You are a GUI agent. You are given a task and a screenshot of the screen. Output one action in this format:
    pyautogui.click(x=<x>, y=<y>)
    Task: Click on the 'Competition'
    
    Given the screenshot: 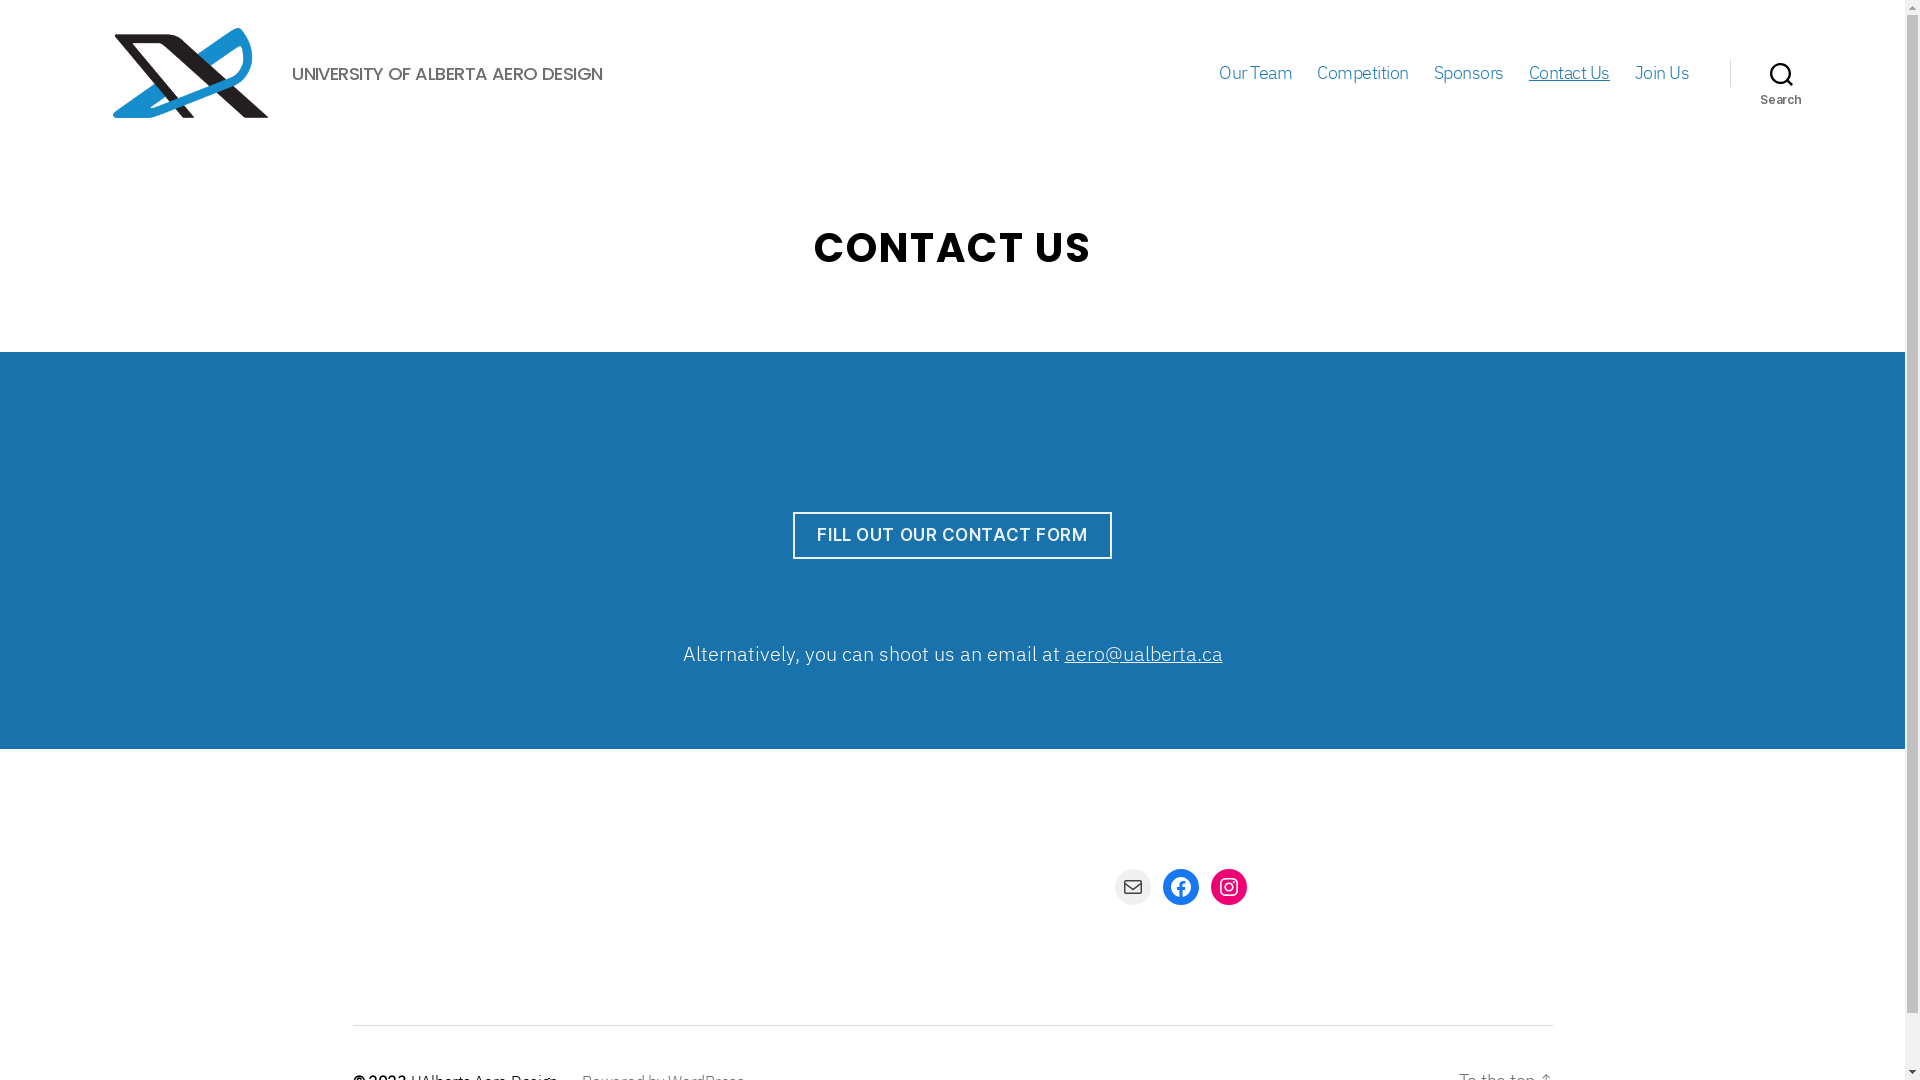 What is the action you would take?
    pyautogui.click(x=1362, y=72)
    